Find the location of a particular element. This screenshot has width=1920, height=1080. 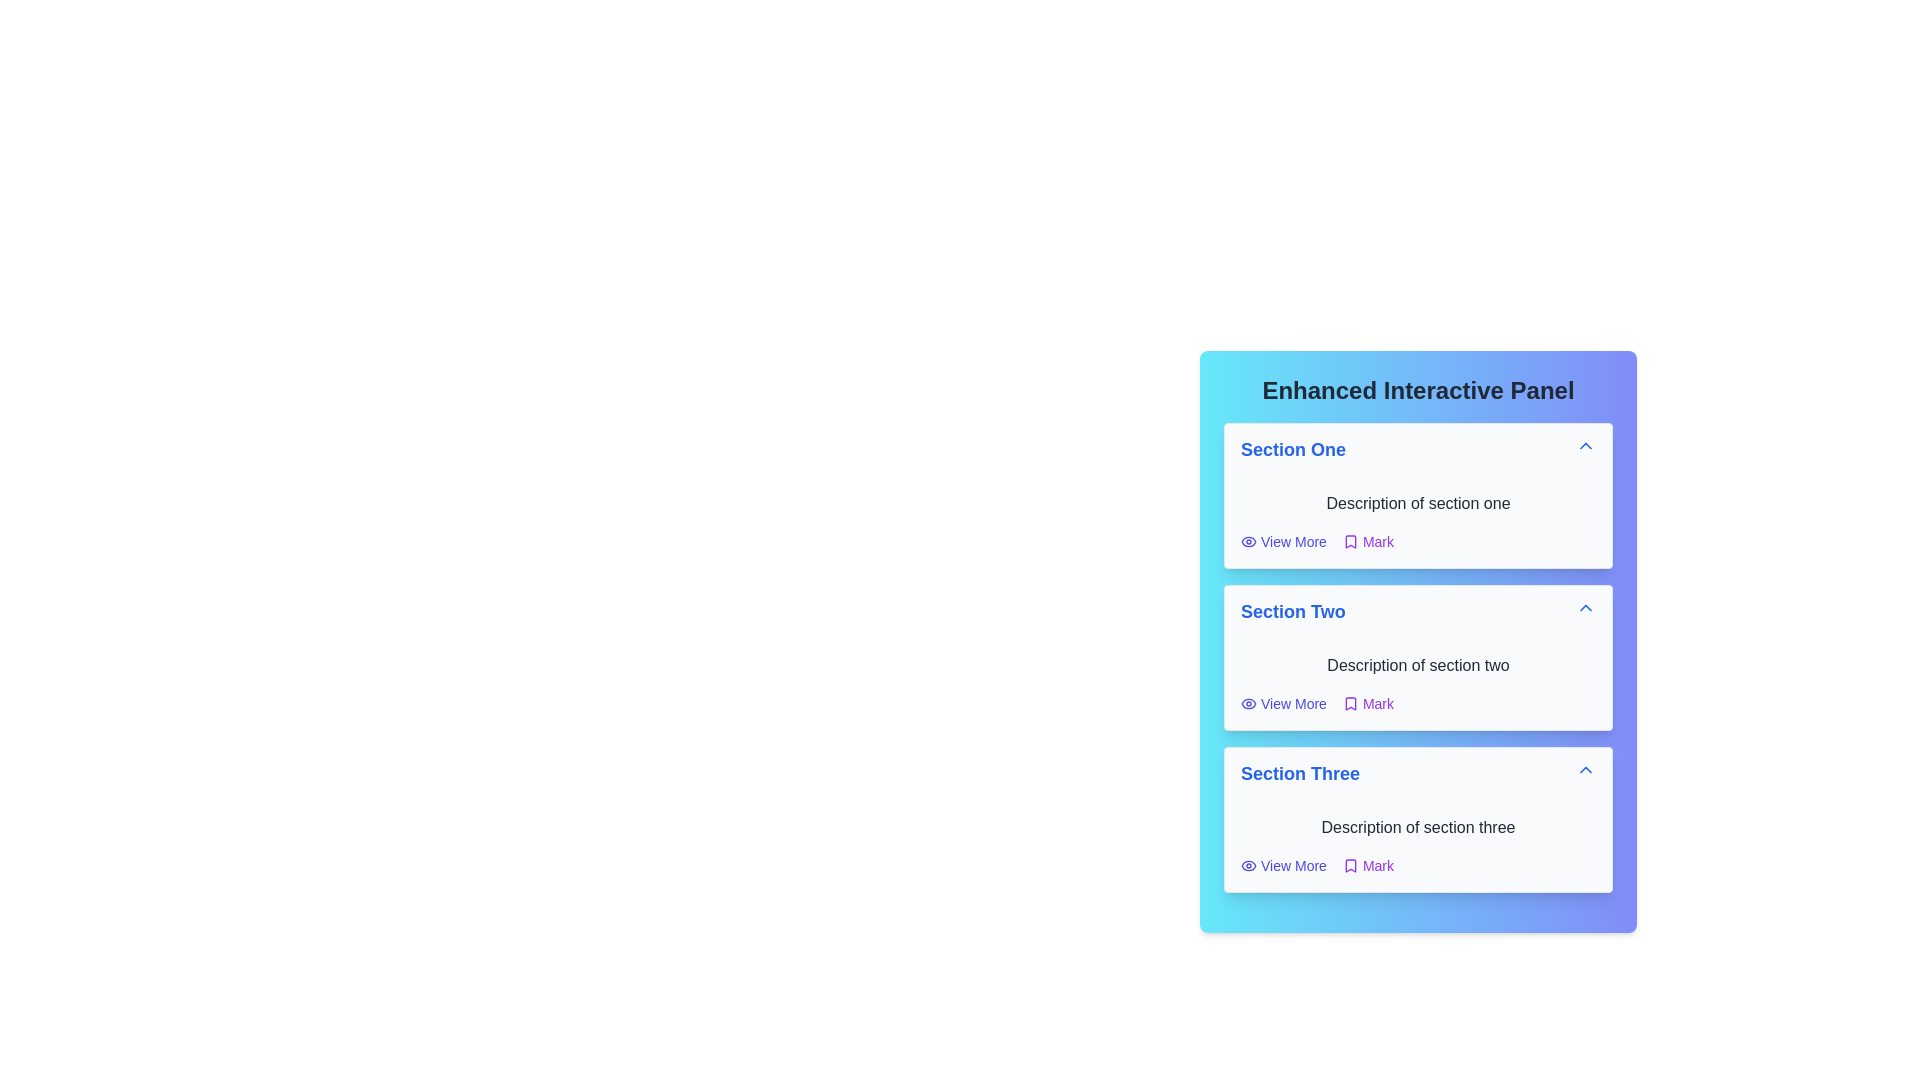

the 'Mark' button located at the bottom of the 'Section Three' card within the 'Enhanced Interactive Panel' to bookmark the section is located at coordinates (1417, 865).